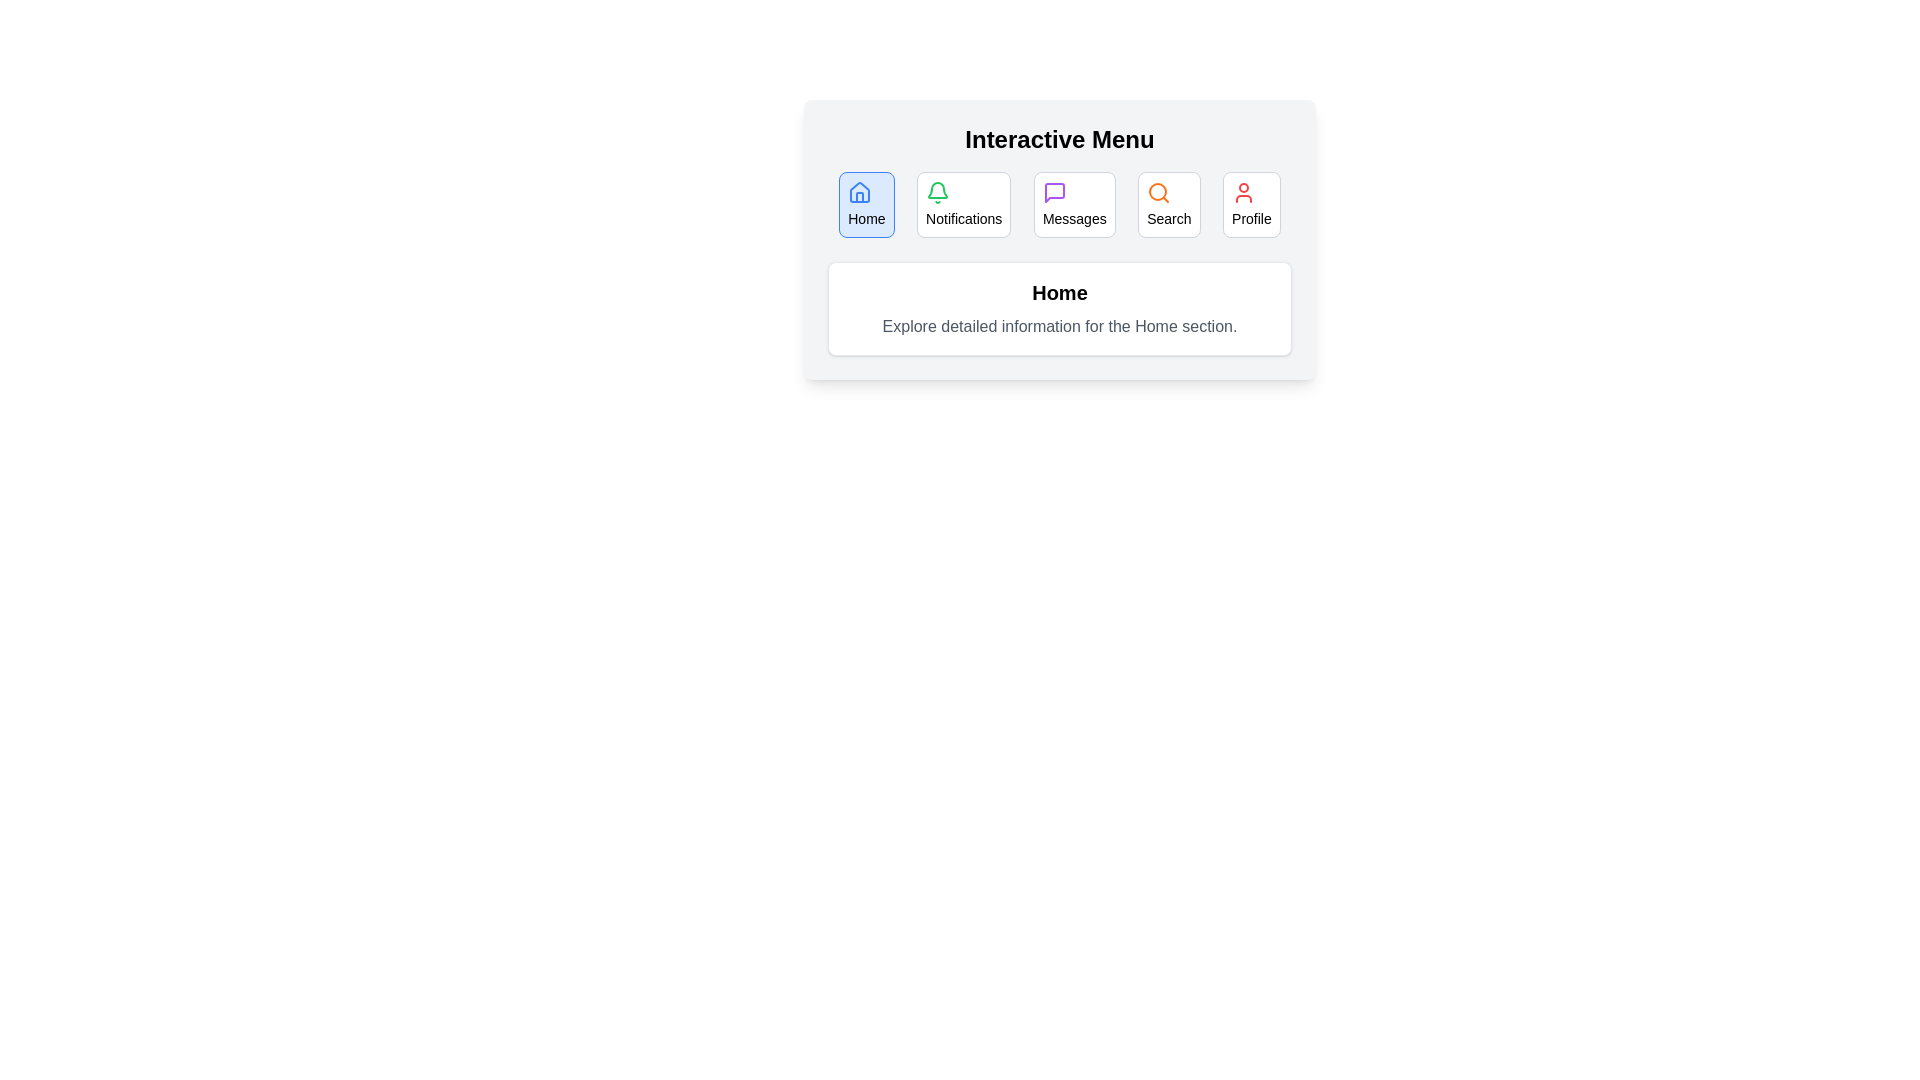 The height and width of the screenshot is (1080, 1920). Describe the element at coordinates (1250, 219) in the screenshot. I see `the 'Profile' text label, which is part of the 'Profile' button located at the top right of the horizontal menu bar, following the menu items 'Home', 'Notifications', 'Messages', and 'Search'` at that location.